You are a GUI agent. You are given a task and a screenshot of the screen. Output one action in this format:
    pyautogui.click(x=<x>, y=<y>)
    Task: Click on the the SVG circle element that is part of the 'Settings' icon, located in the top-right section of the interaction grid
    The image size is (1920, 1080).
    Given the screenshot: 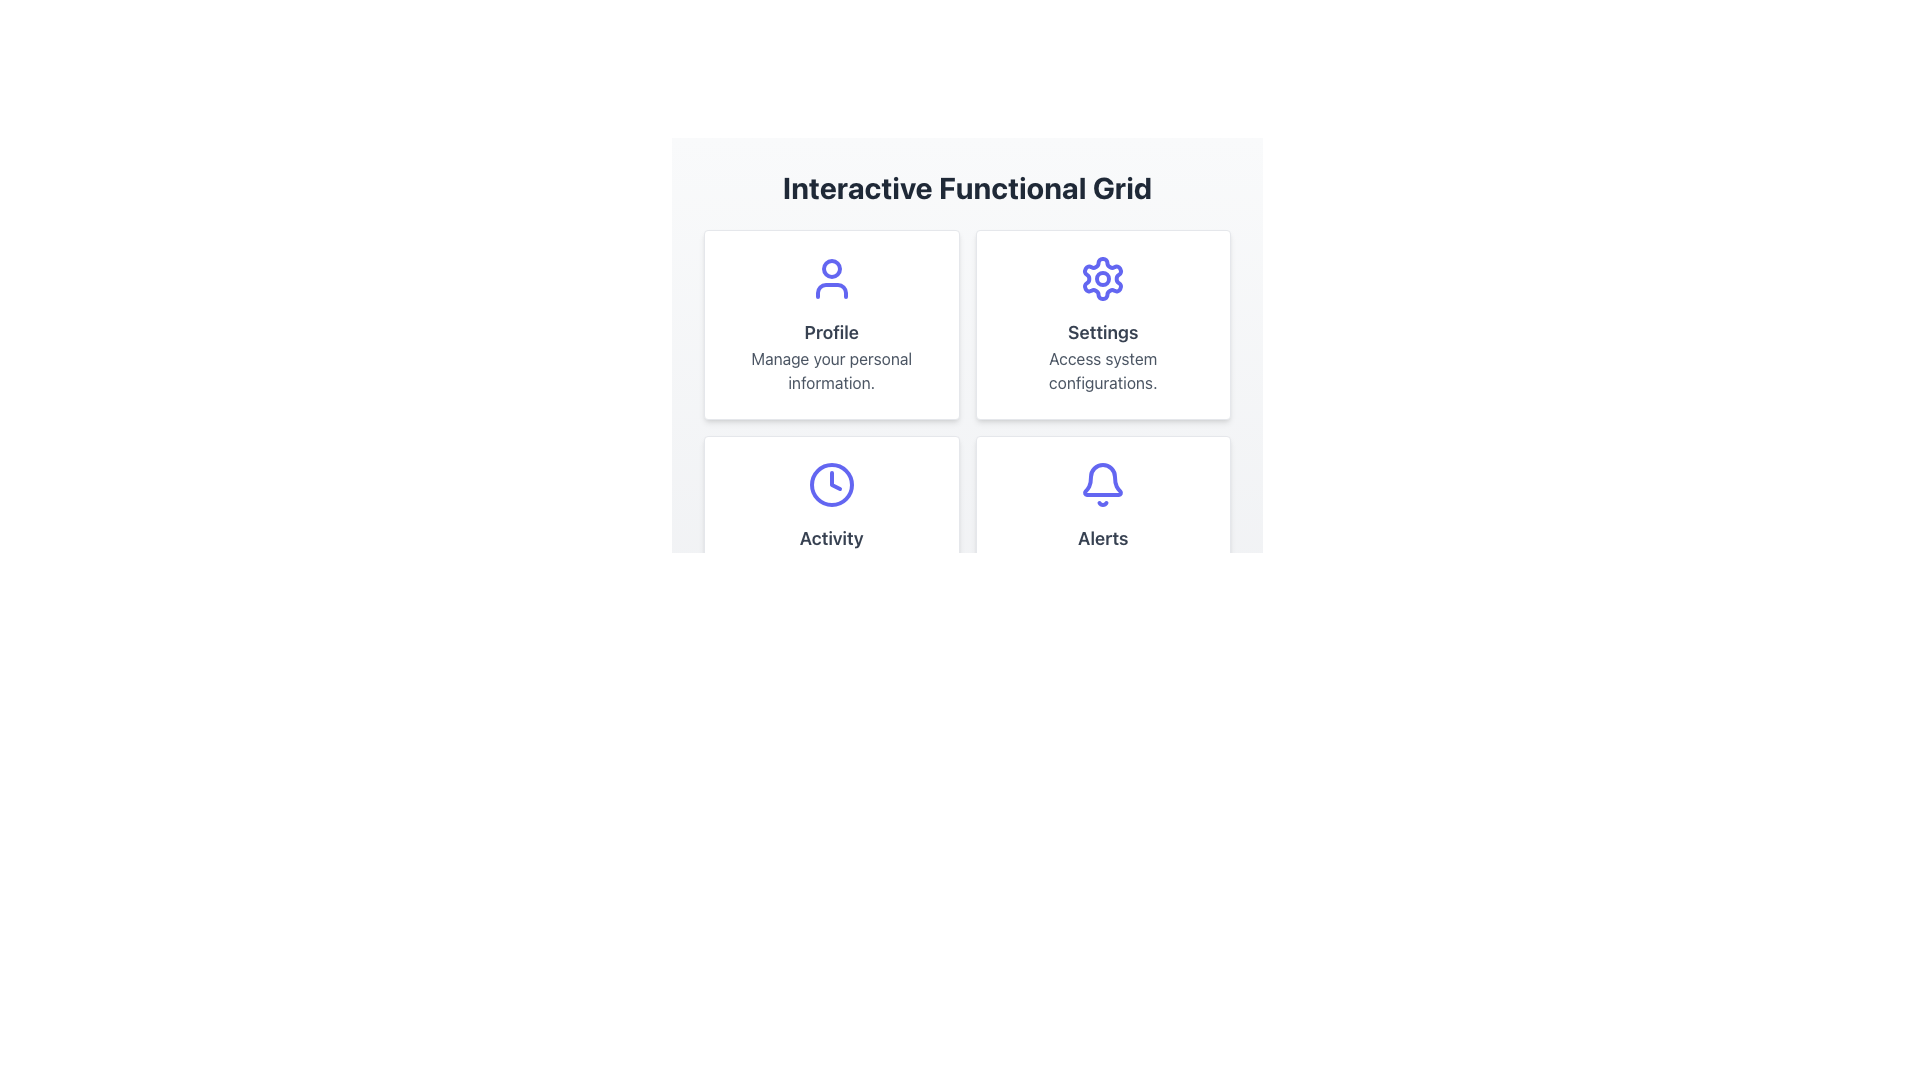 What is the action you would take?
    pyautogui.click(x=1102, y=278)
    